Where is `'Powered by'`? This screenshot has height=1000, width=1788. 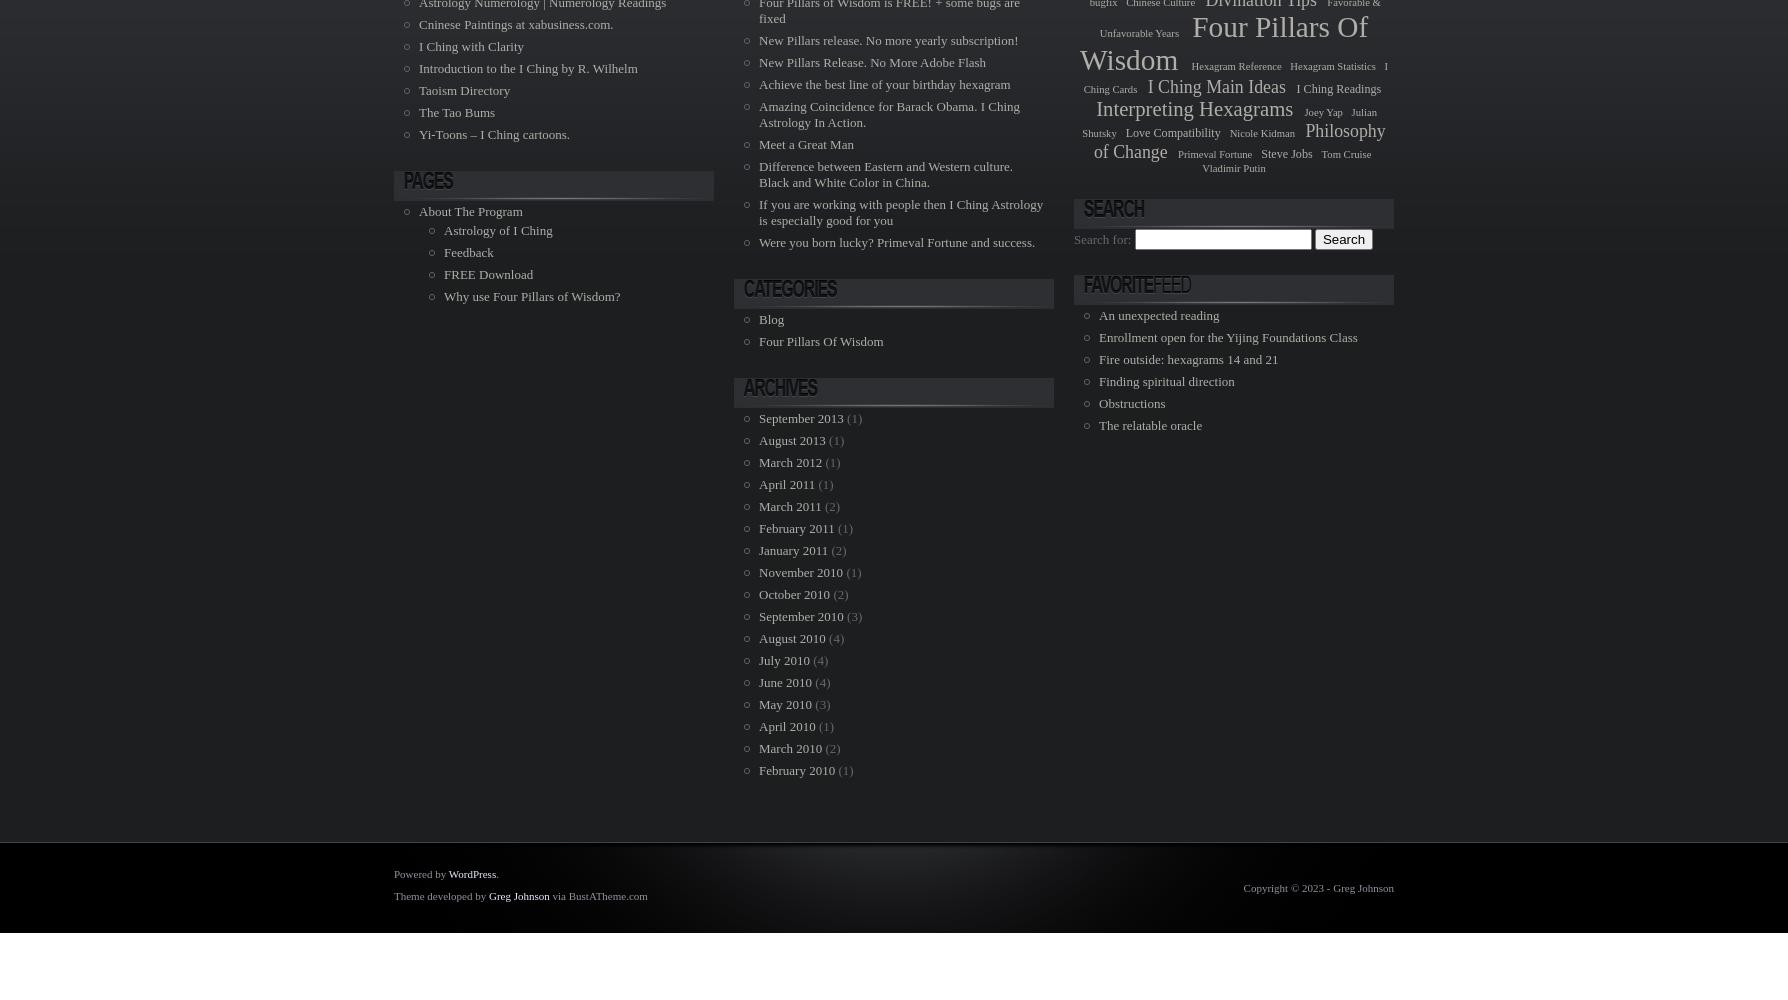
'Powered by' is located at coordinates (420, 873).